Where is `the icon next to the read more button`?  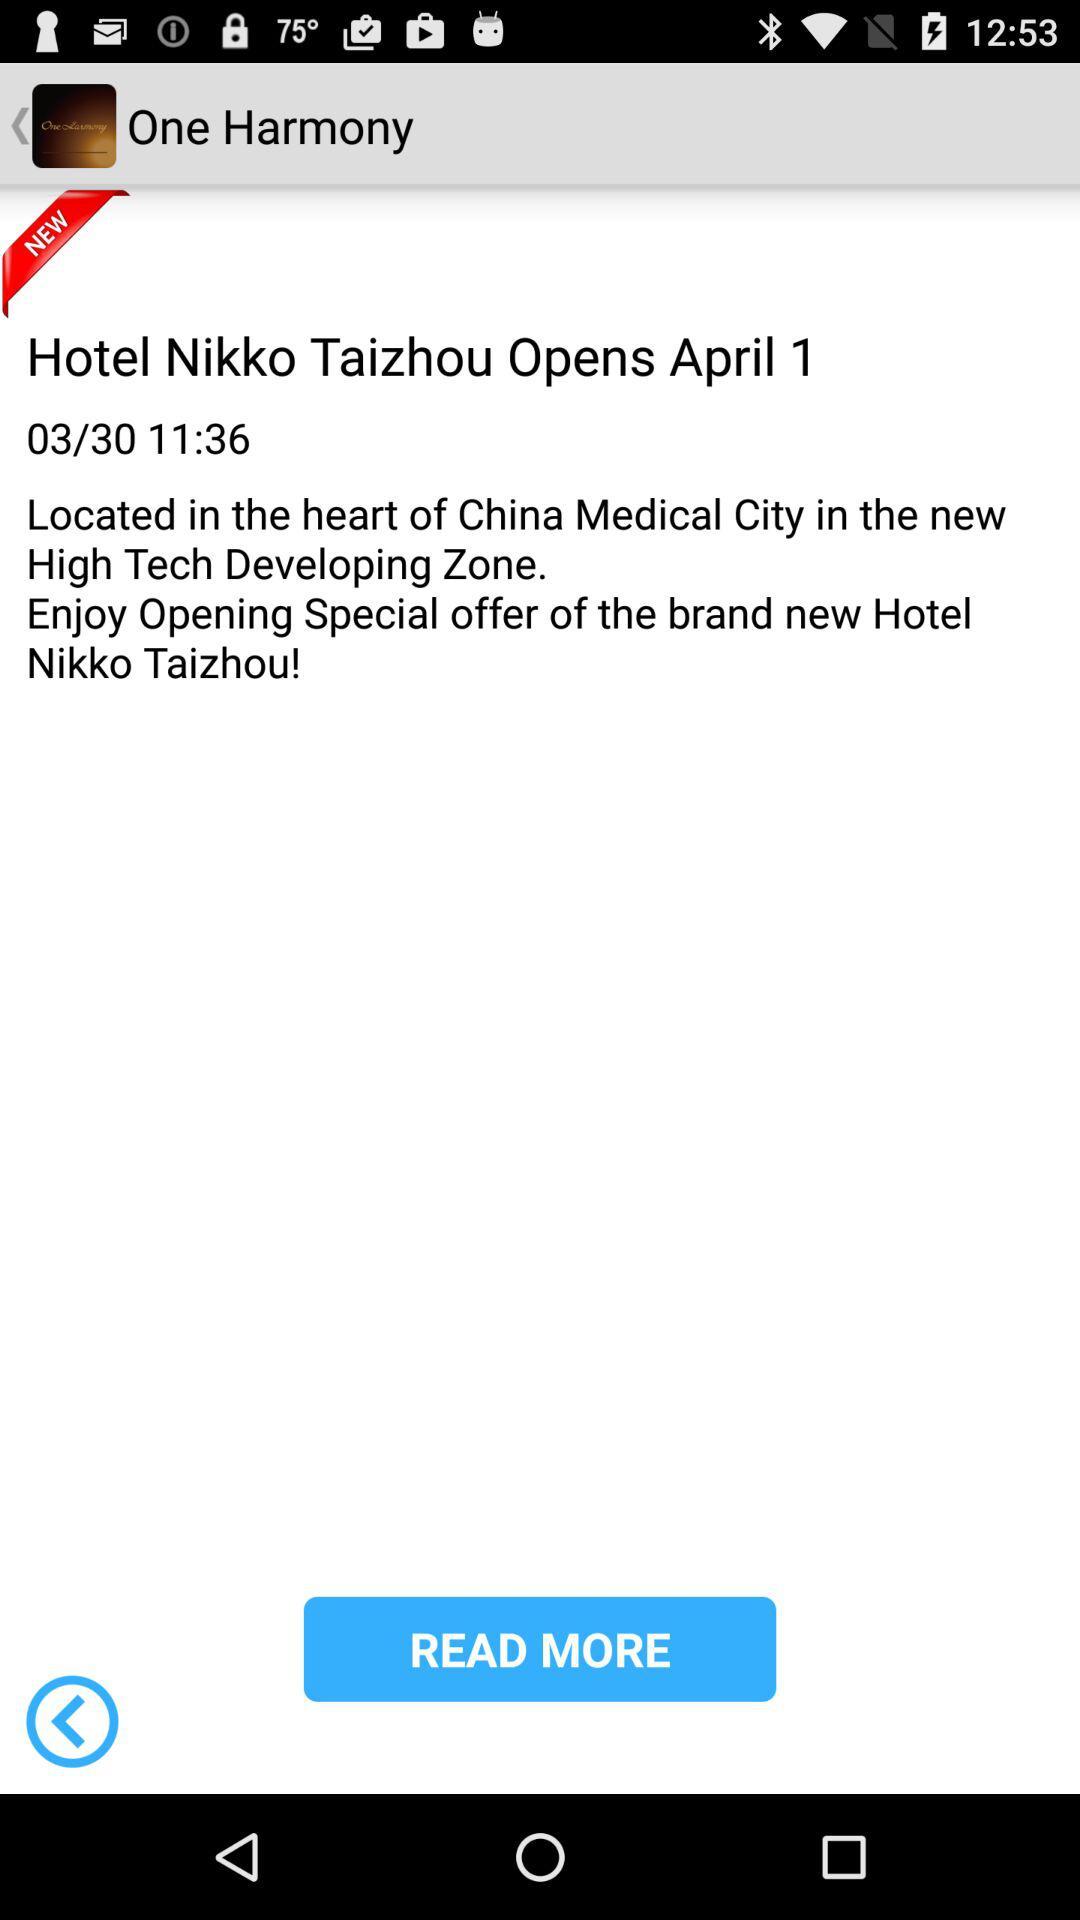 the icon next to the read more button is located at coordinates (71, 1720).